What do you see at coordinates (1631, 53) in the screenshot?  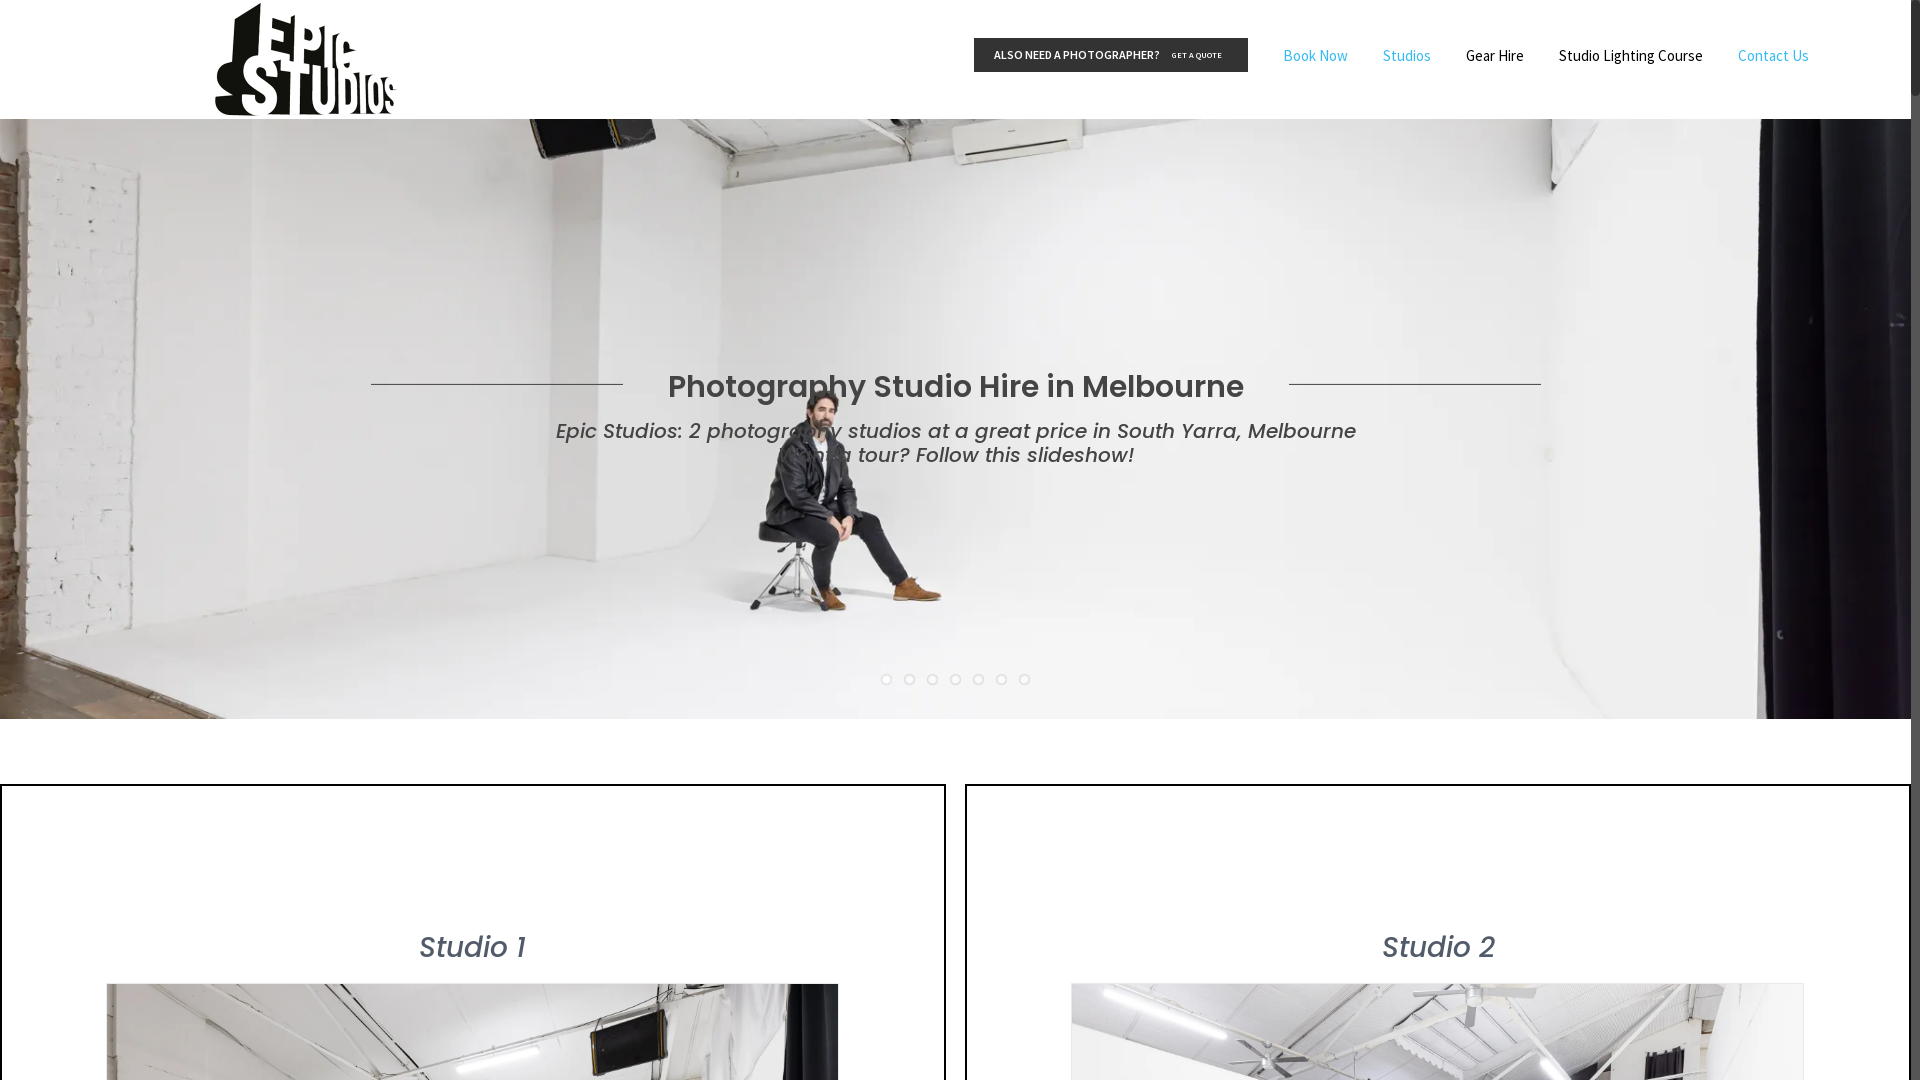 I see `'Studio Lighting Course'` at bounding box center [1631, 53].